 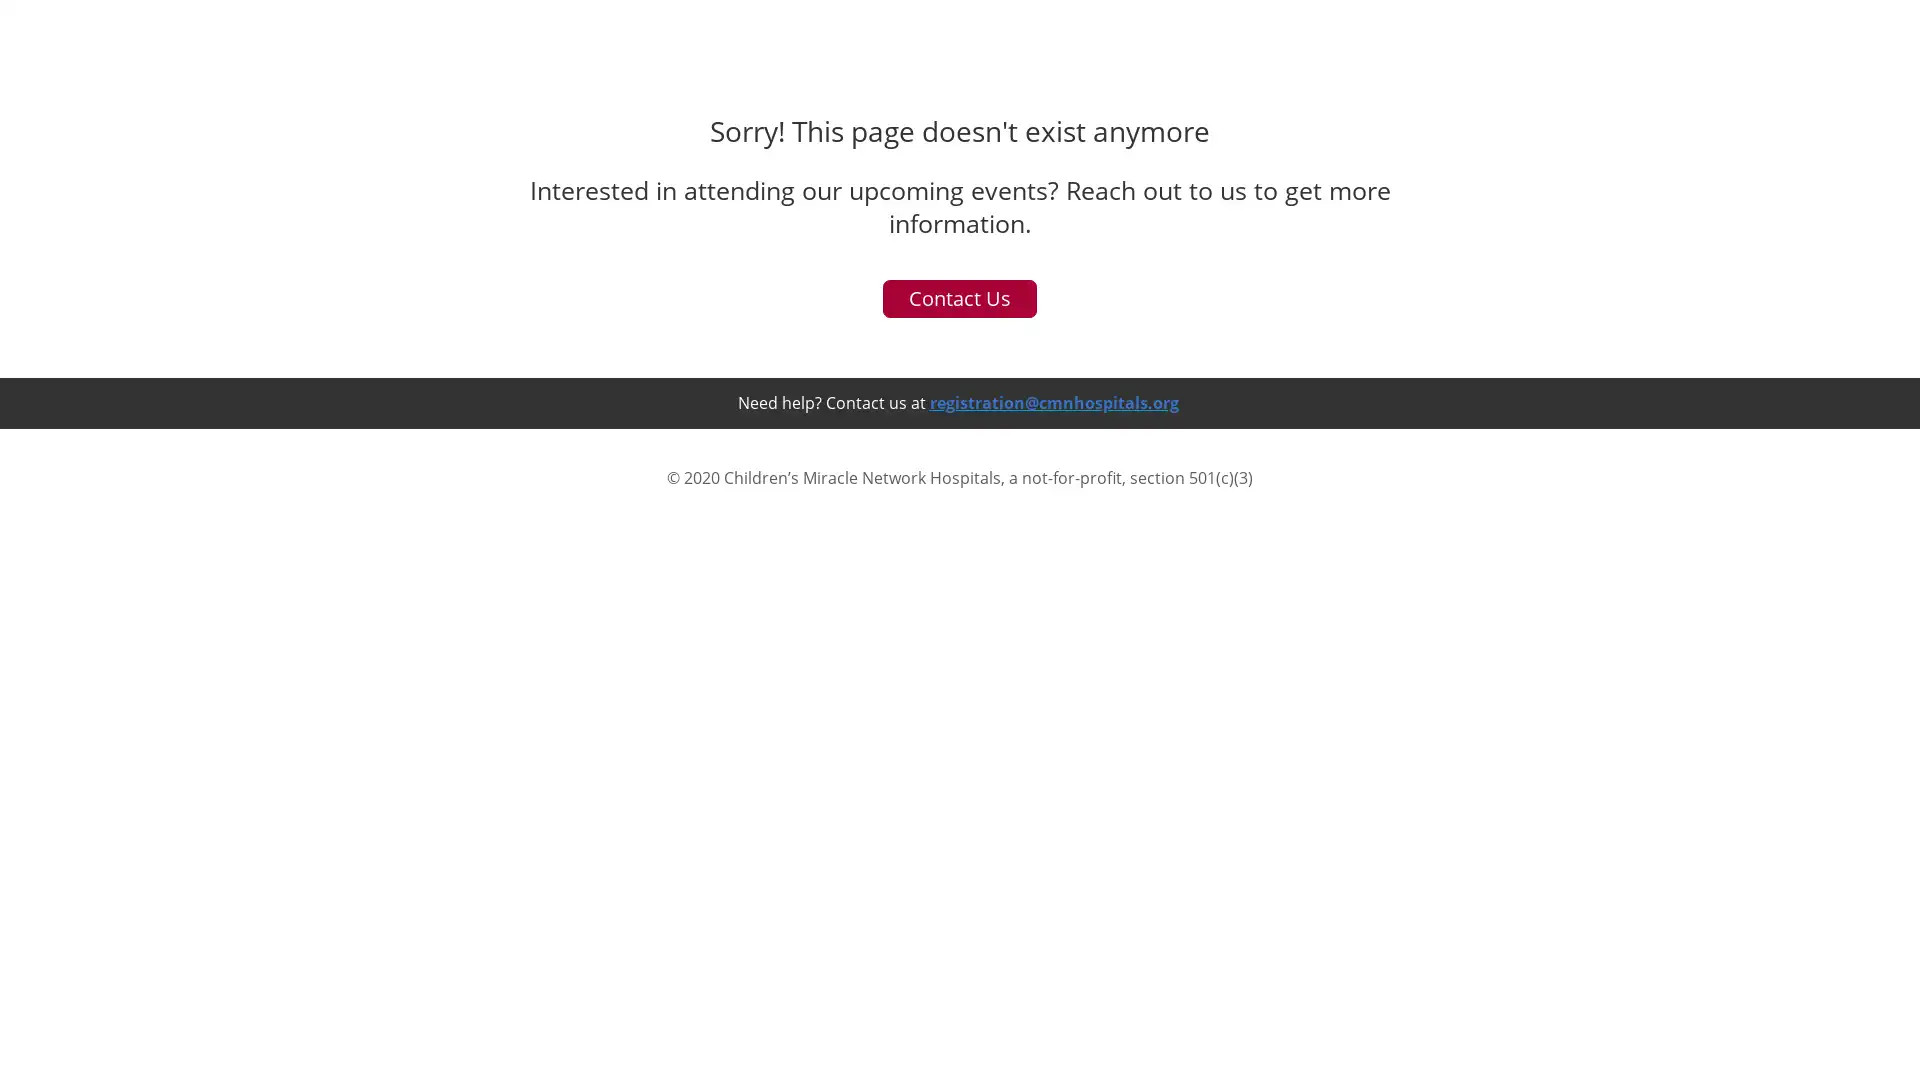 I want to click on Contact Us, so click(x=960, y=948).